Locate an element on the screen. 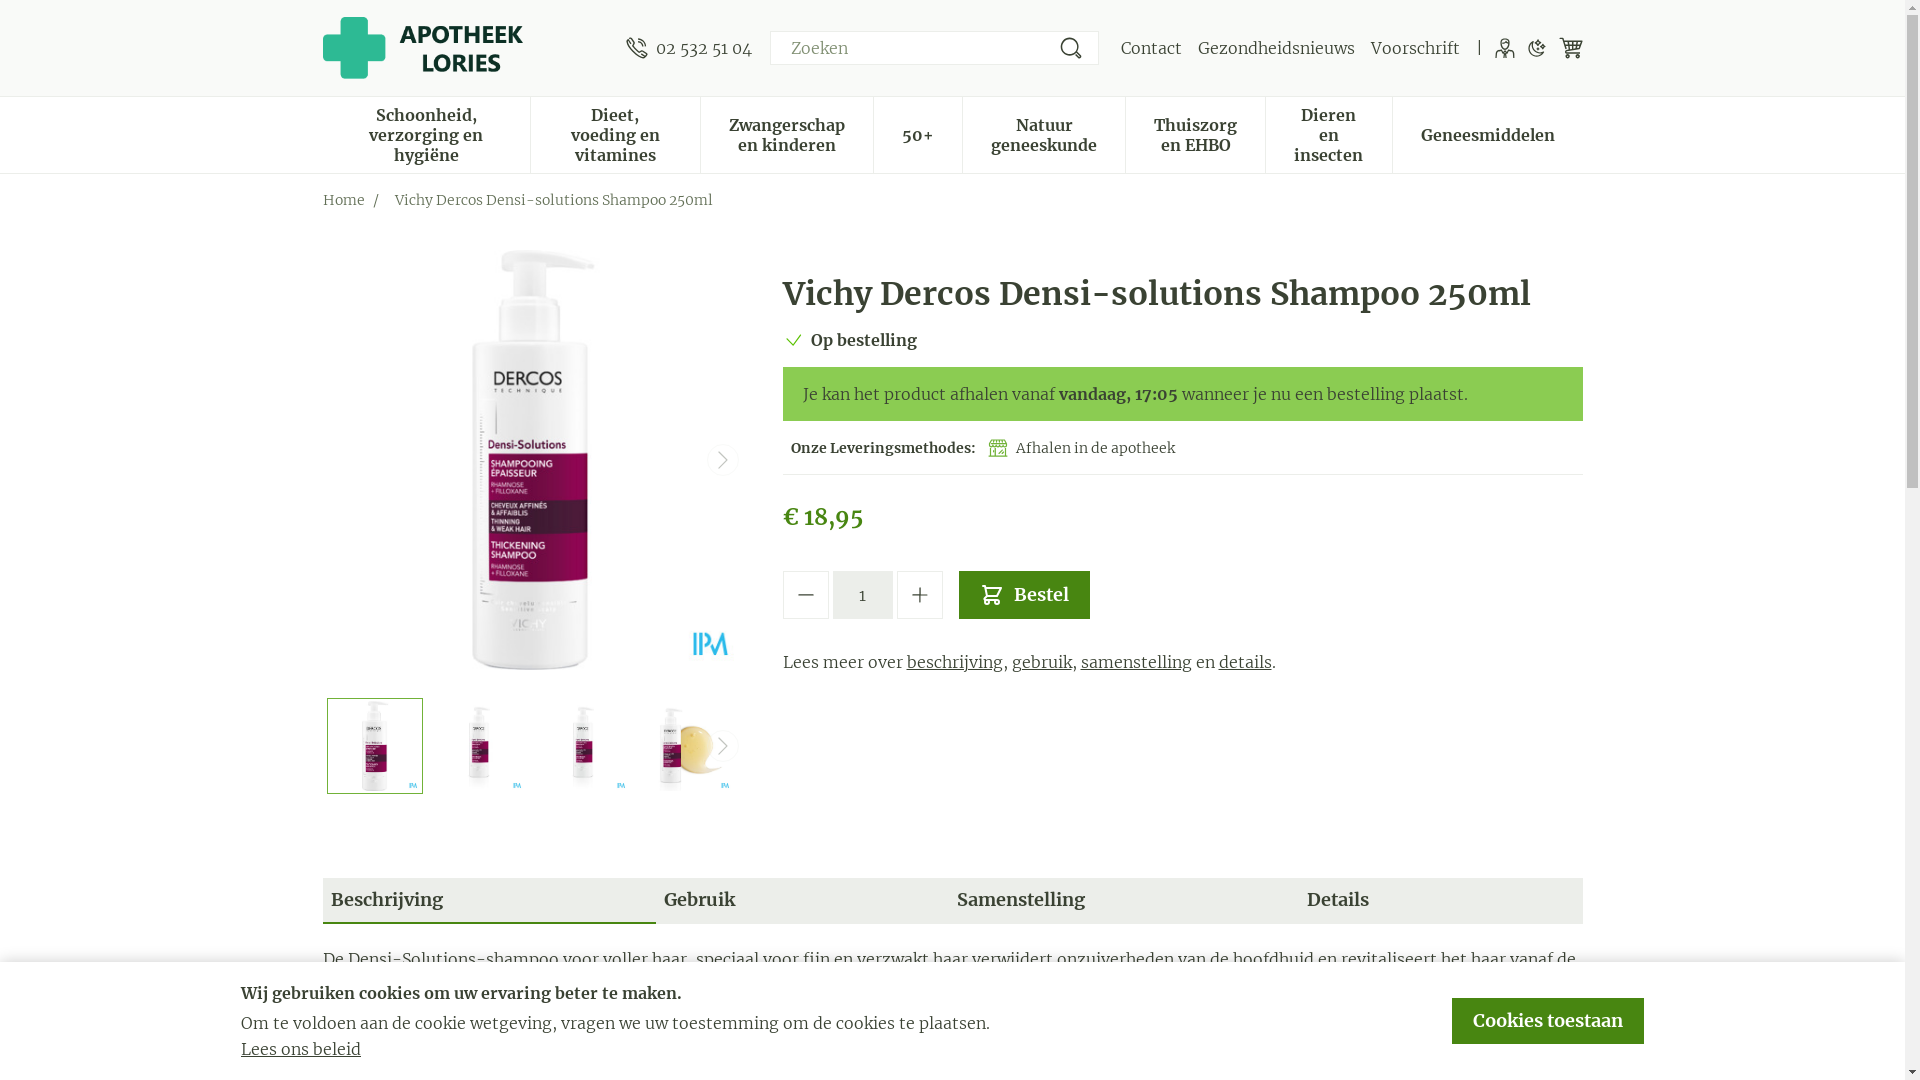  'Cookies toestaan' is located at coordinates (1451, 1021).